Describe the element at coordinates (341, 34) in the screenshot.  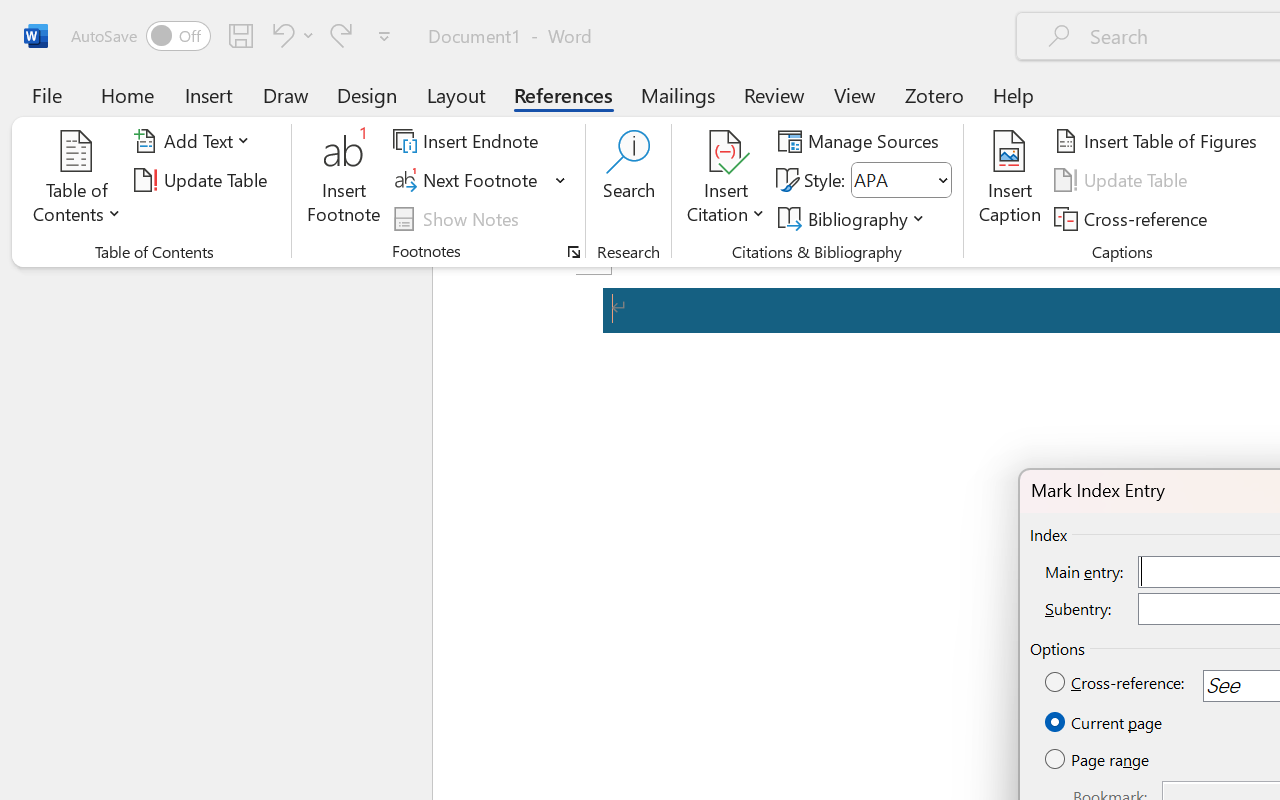
I see `'Redo Apply Quick Style'` at that location.